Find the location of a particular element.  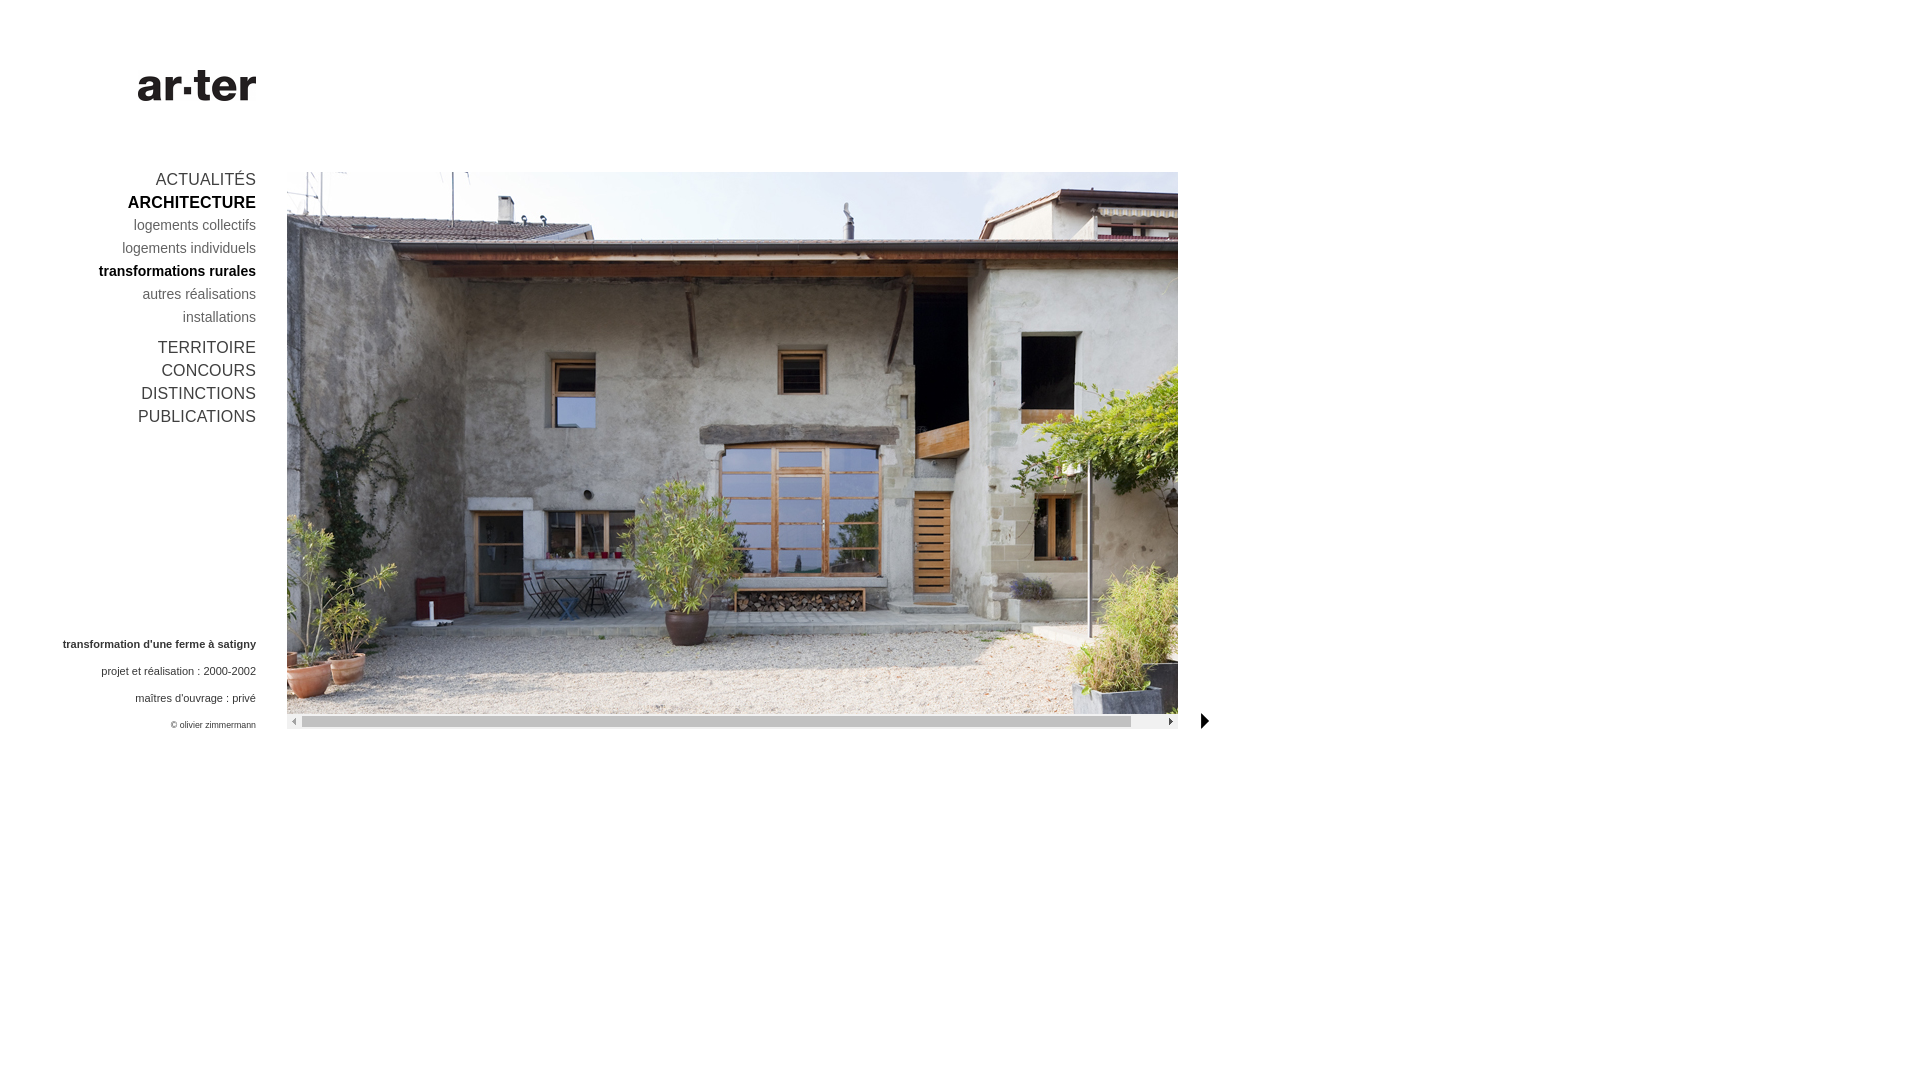

'logements collectifs' is located at coordinates (133, 224).